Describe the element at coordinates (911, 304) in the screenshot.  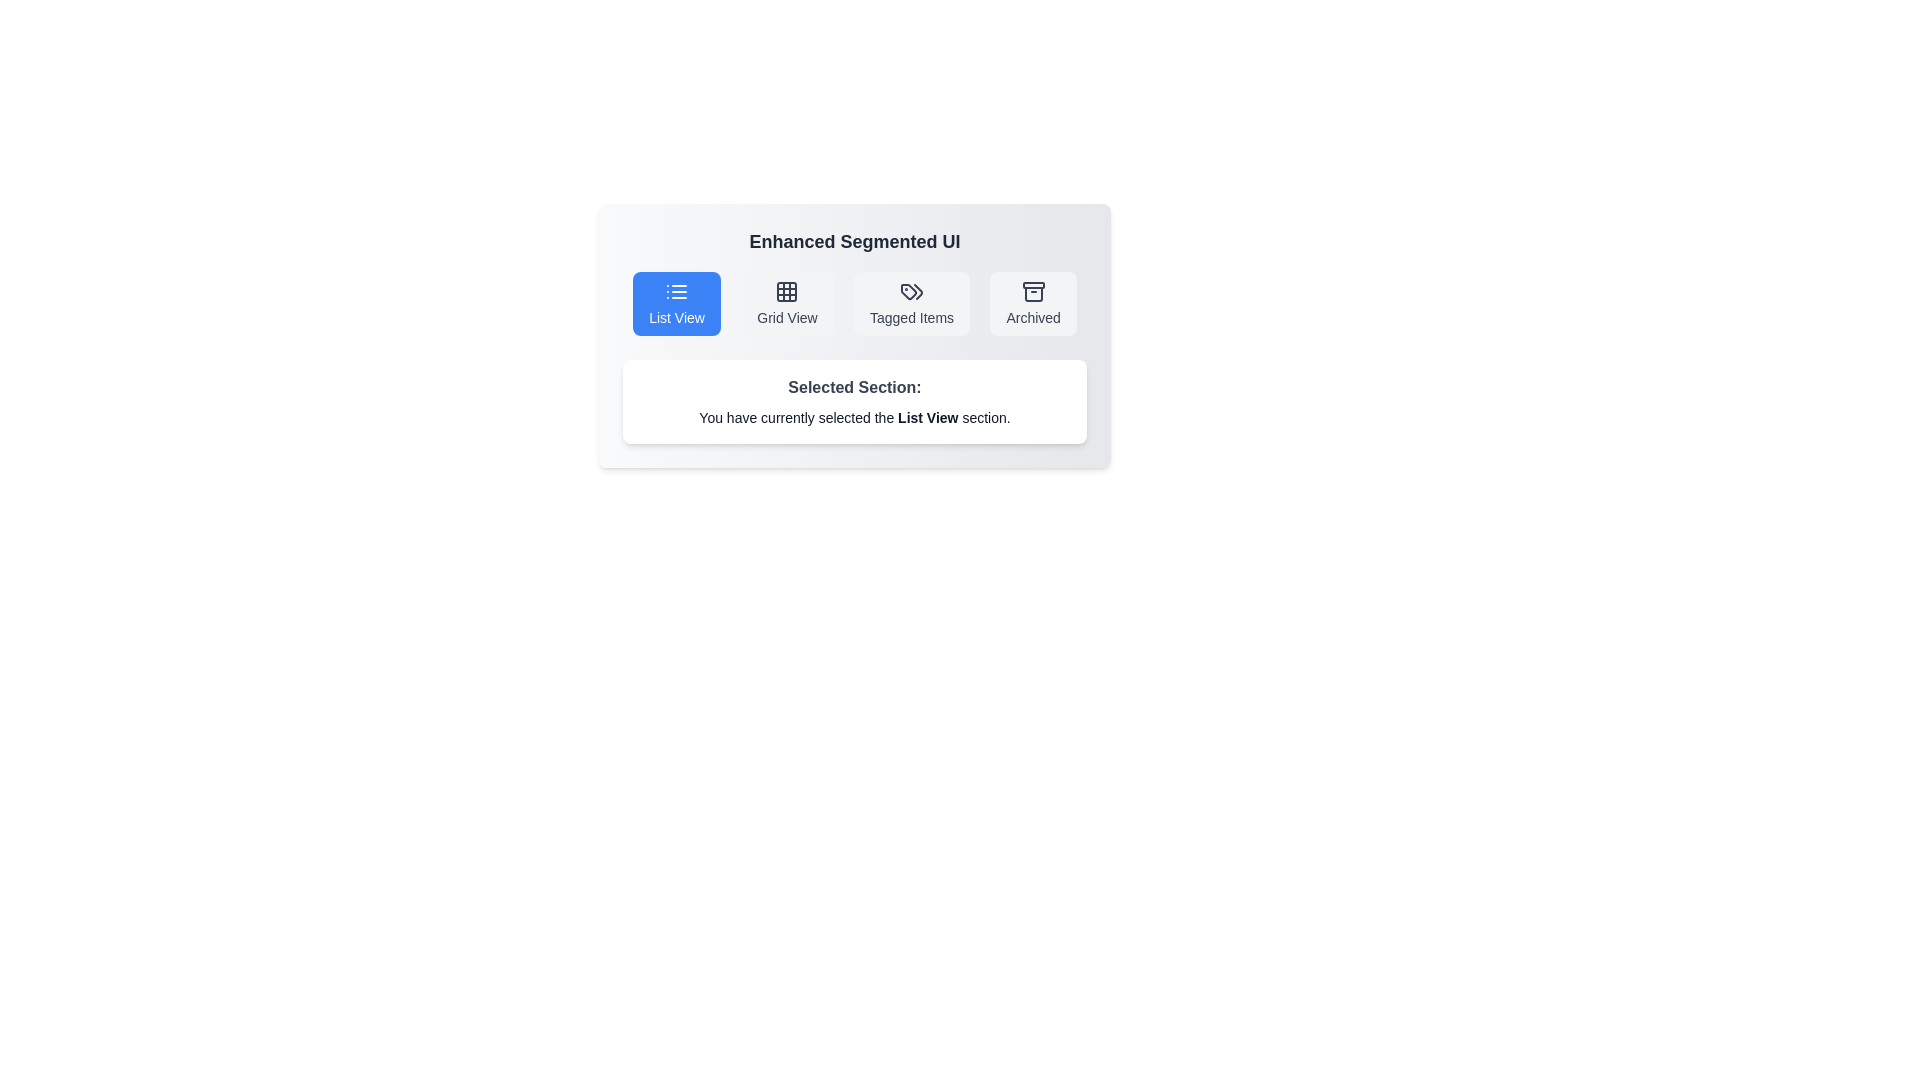
I see `the third button in a group of four buttons located at the center-top of the interface` at that location.